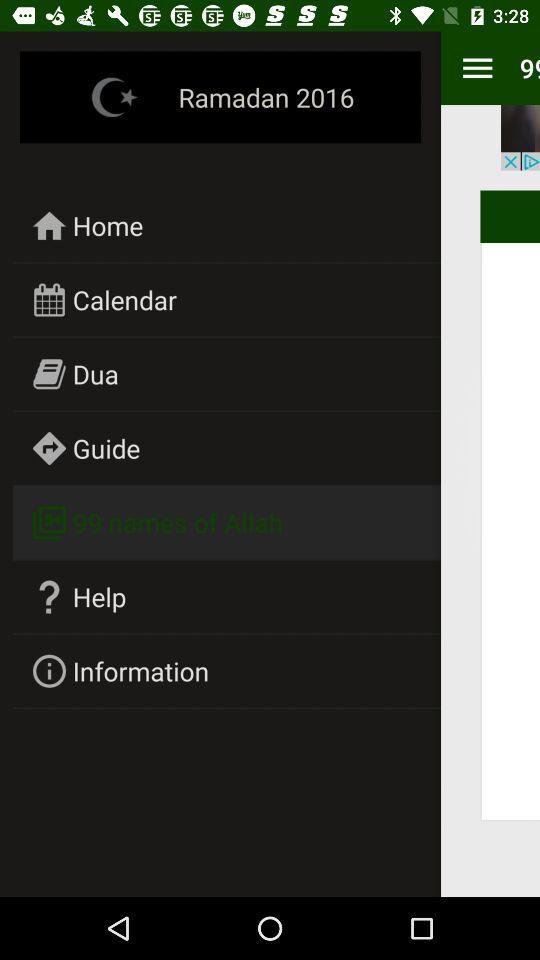 The image size is (540, 960). Describe the element at coordinates (476, 68) in the screenshot. I see `app to the left of the 99 names of` at that location.